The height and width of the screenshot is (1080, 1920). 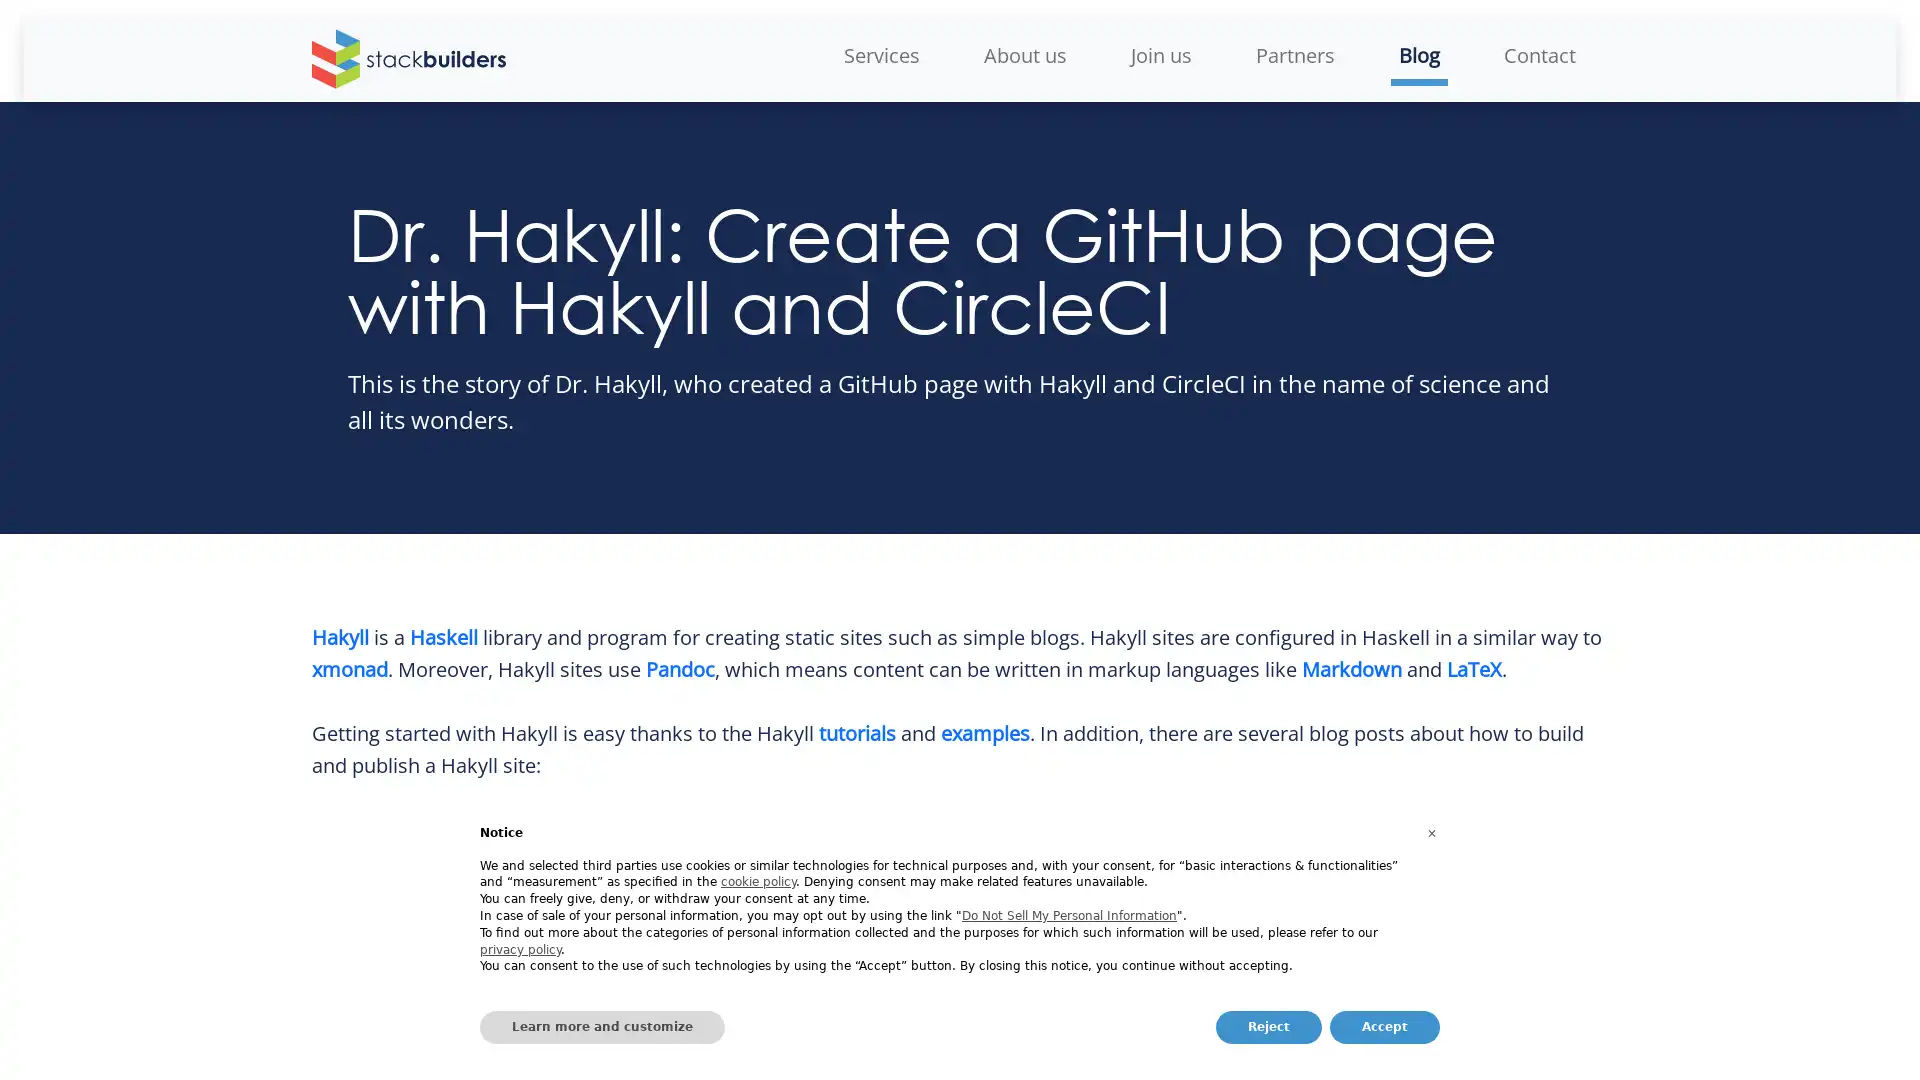 I want to click on Learn more and customize, so click(x=601, y=1027).